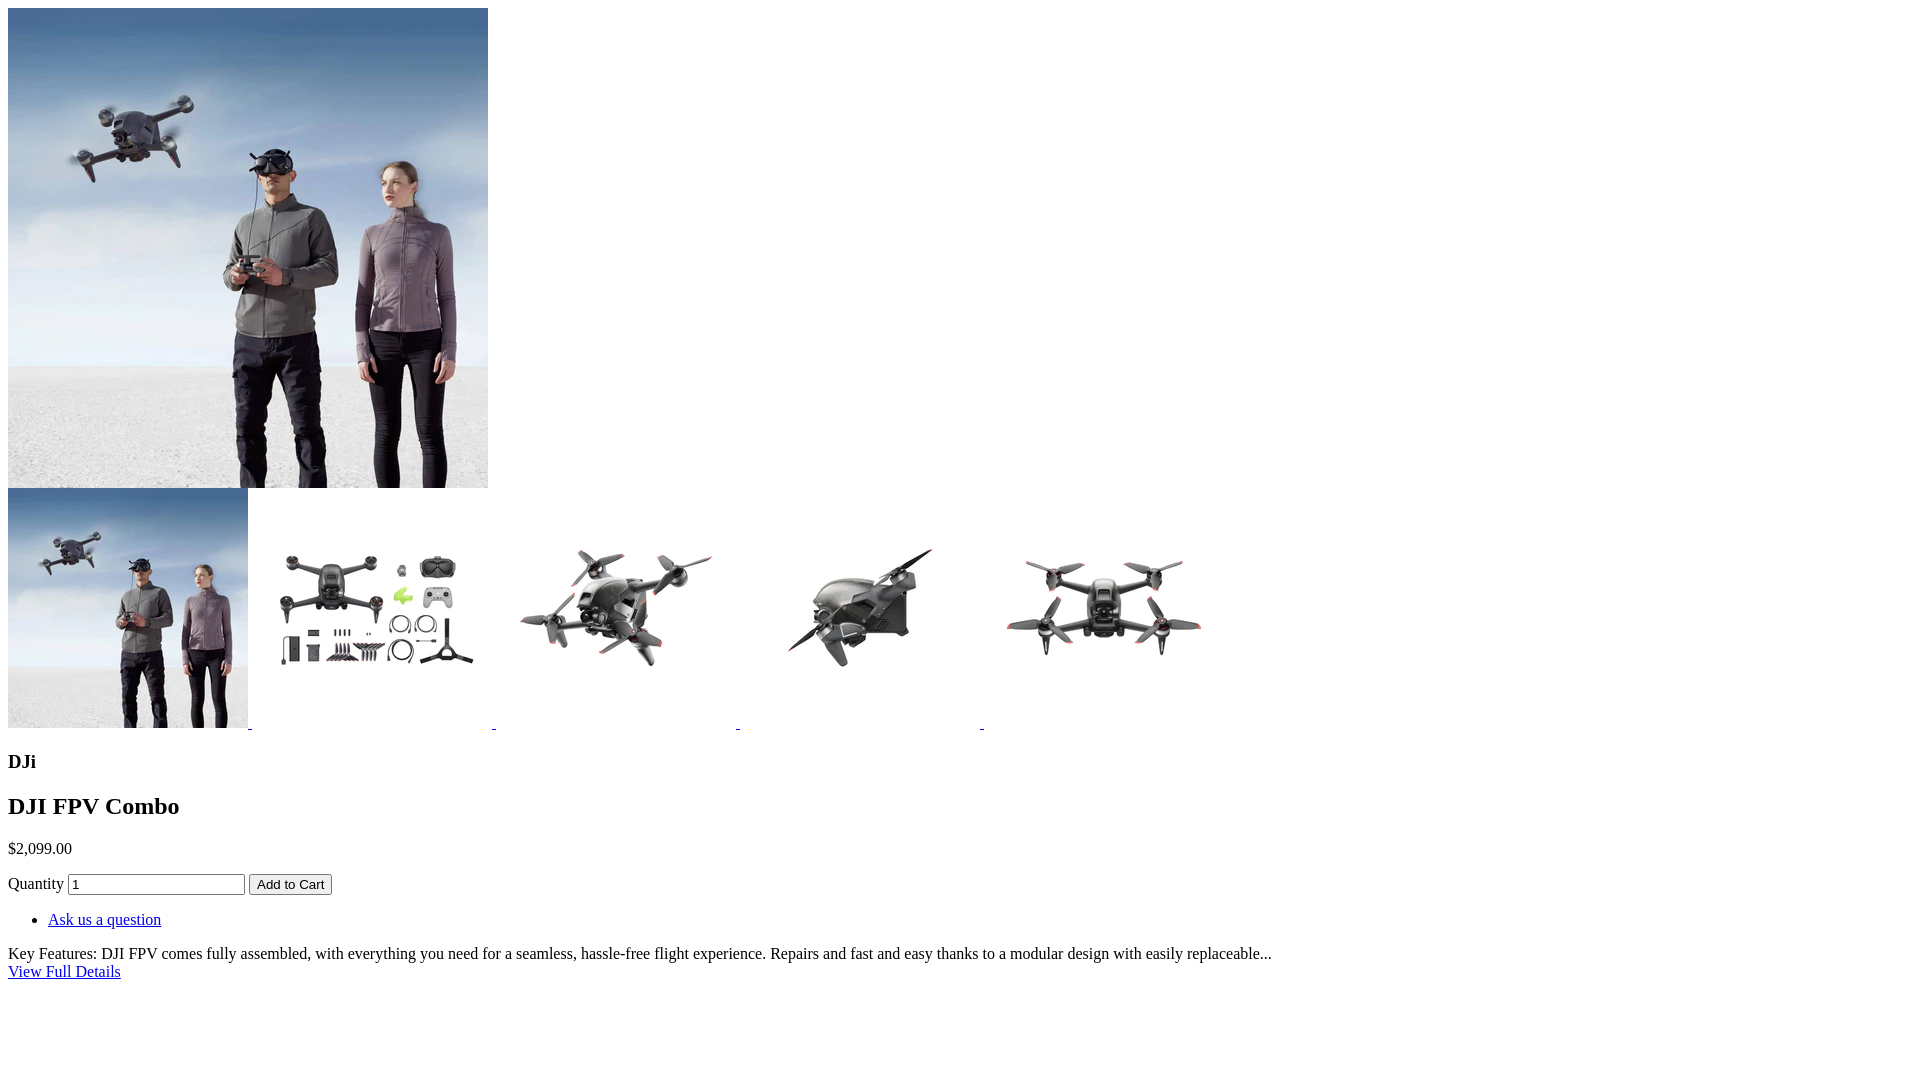 This screenshot has width=1920, height=1080. I want to click on 'View Full Details', so click(64, 970).